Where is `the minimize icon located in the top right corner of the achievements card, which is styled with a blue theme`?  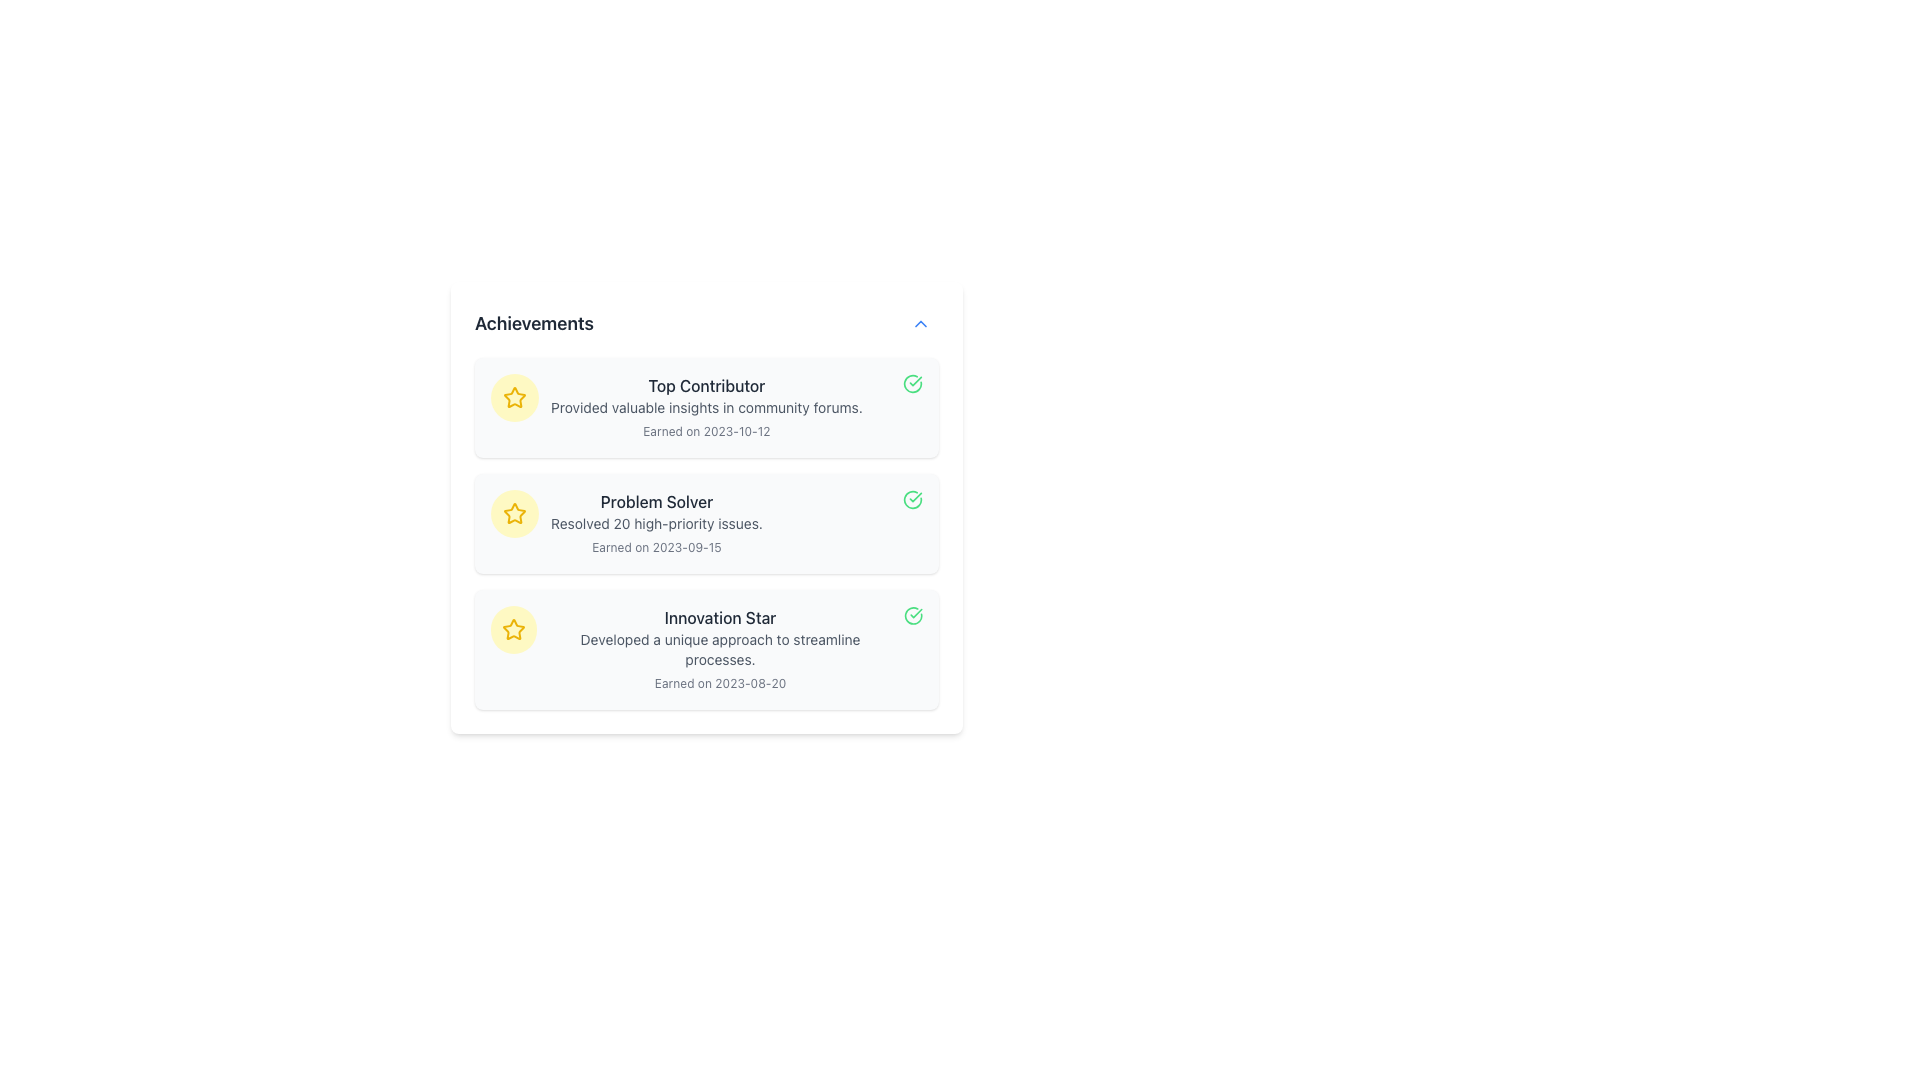
the minimize icon located in the top right corner of the achievements card, which is styled with a blue theme is located at coordinates (920, 323).